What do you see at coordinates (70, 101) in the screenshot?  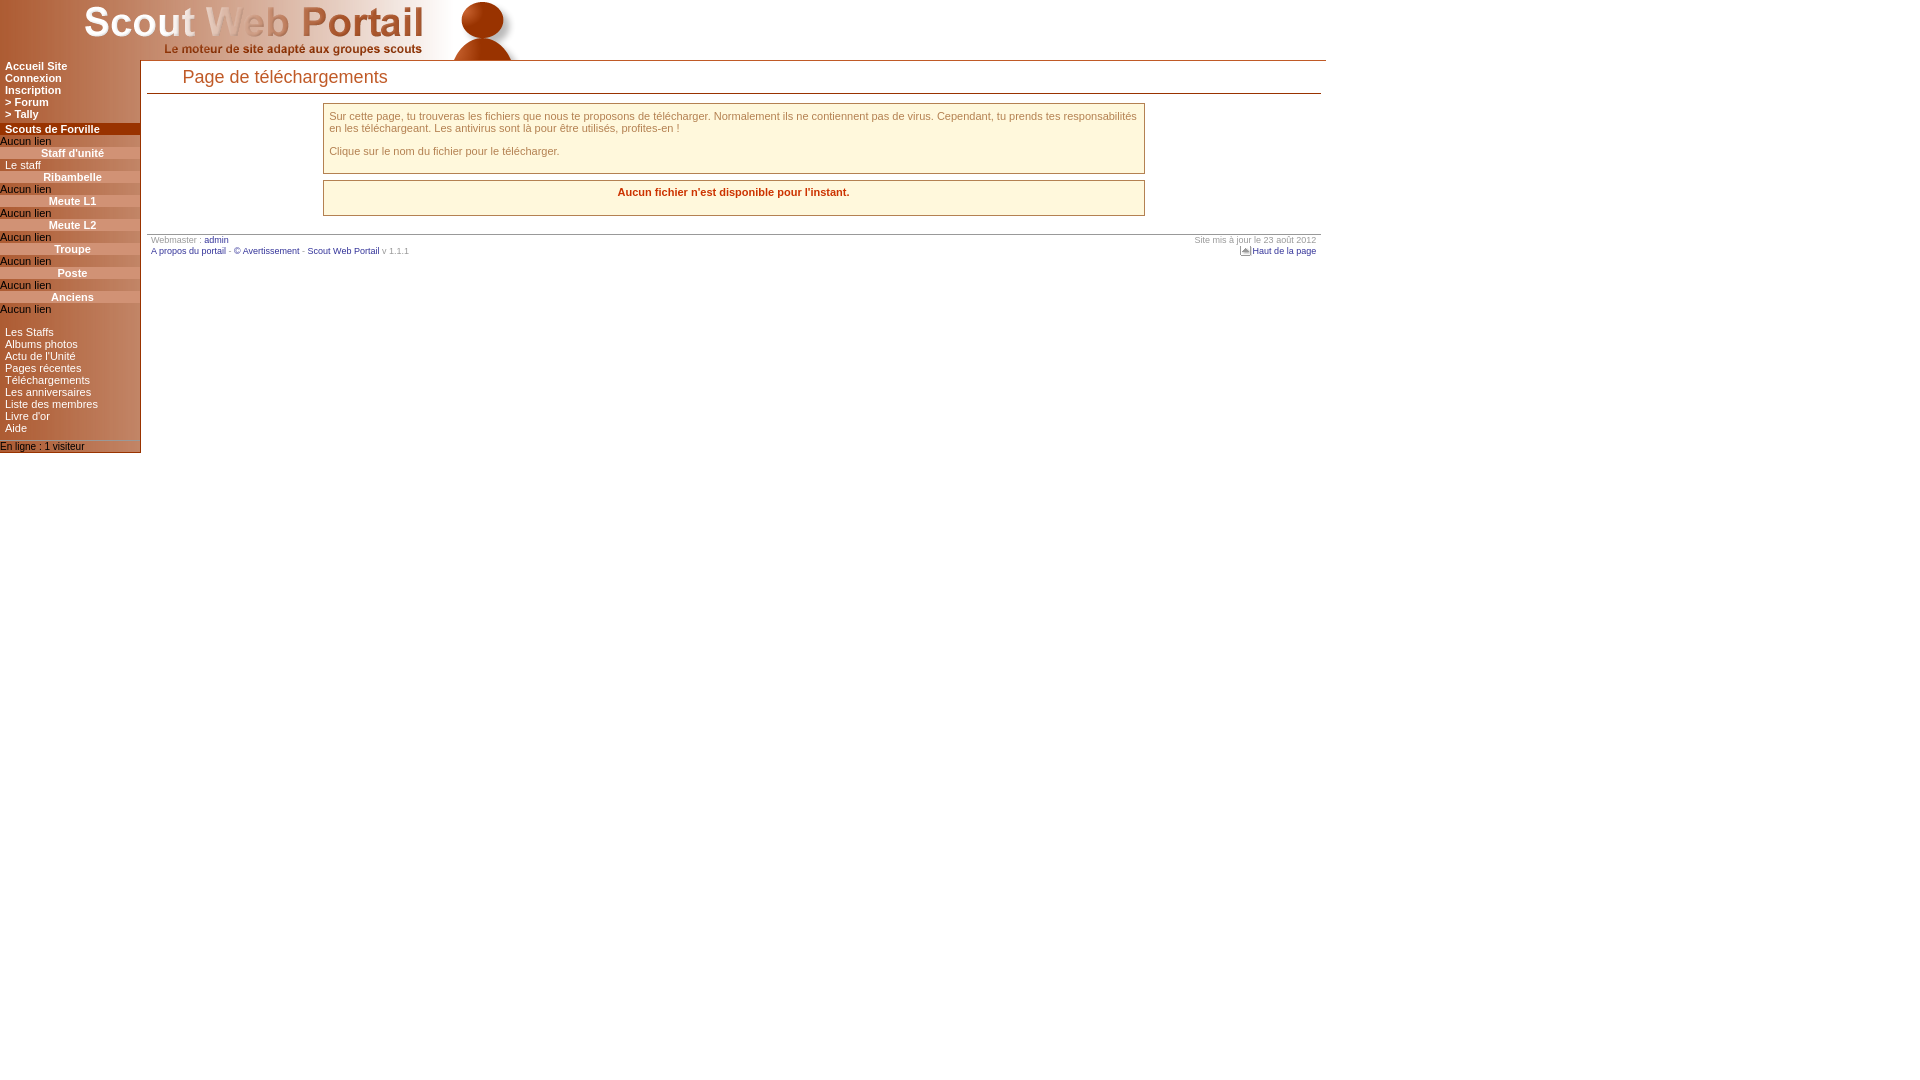 I see `'Forum'` at bounding box center [70, 101].